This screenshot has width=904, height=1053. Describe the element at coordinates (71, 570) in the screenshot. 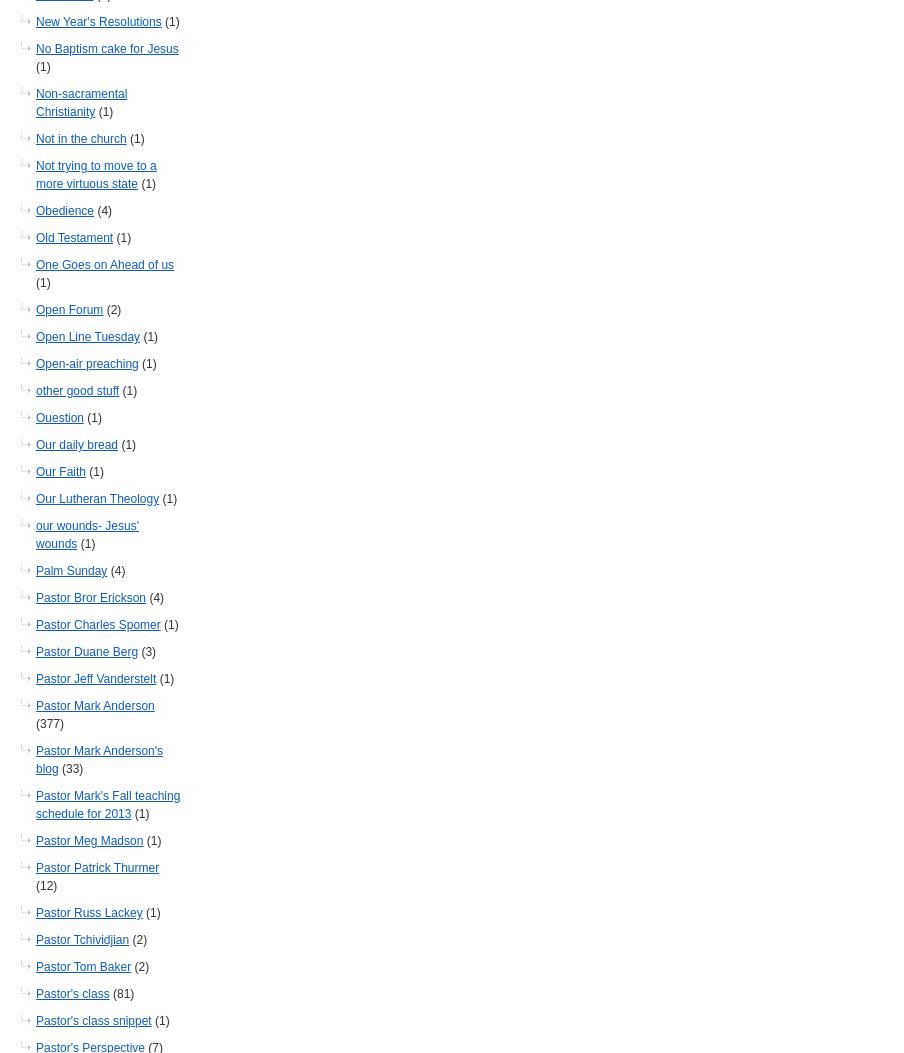

I see `'Palm Sunday'` at that location.